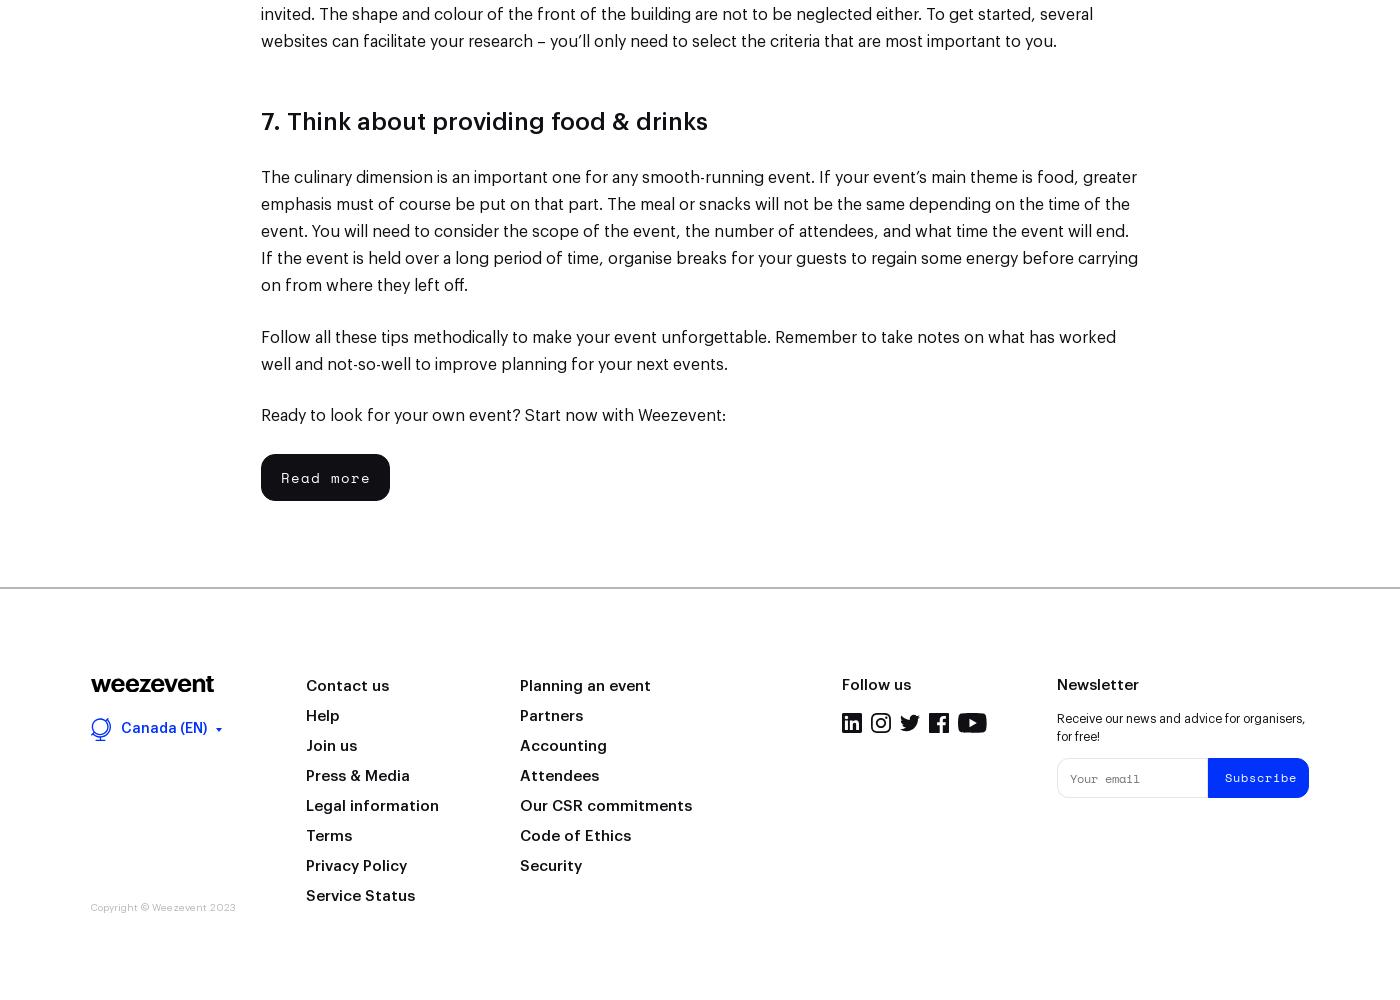  I want to click on 'Copyright © Weezevent
			2023', so click(163, 907).